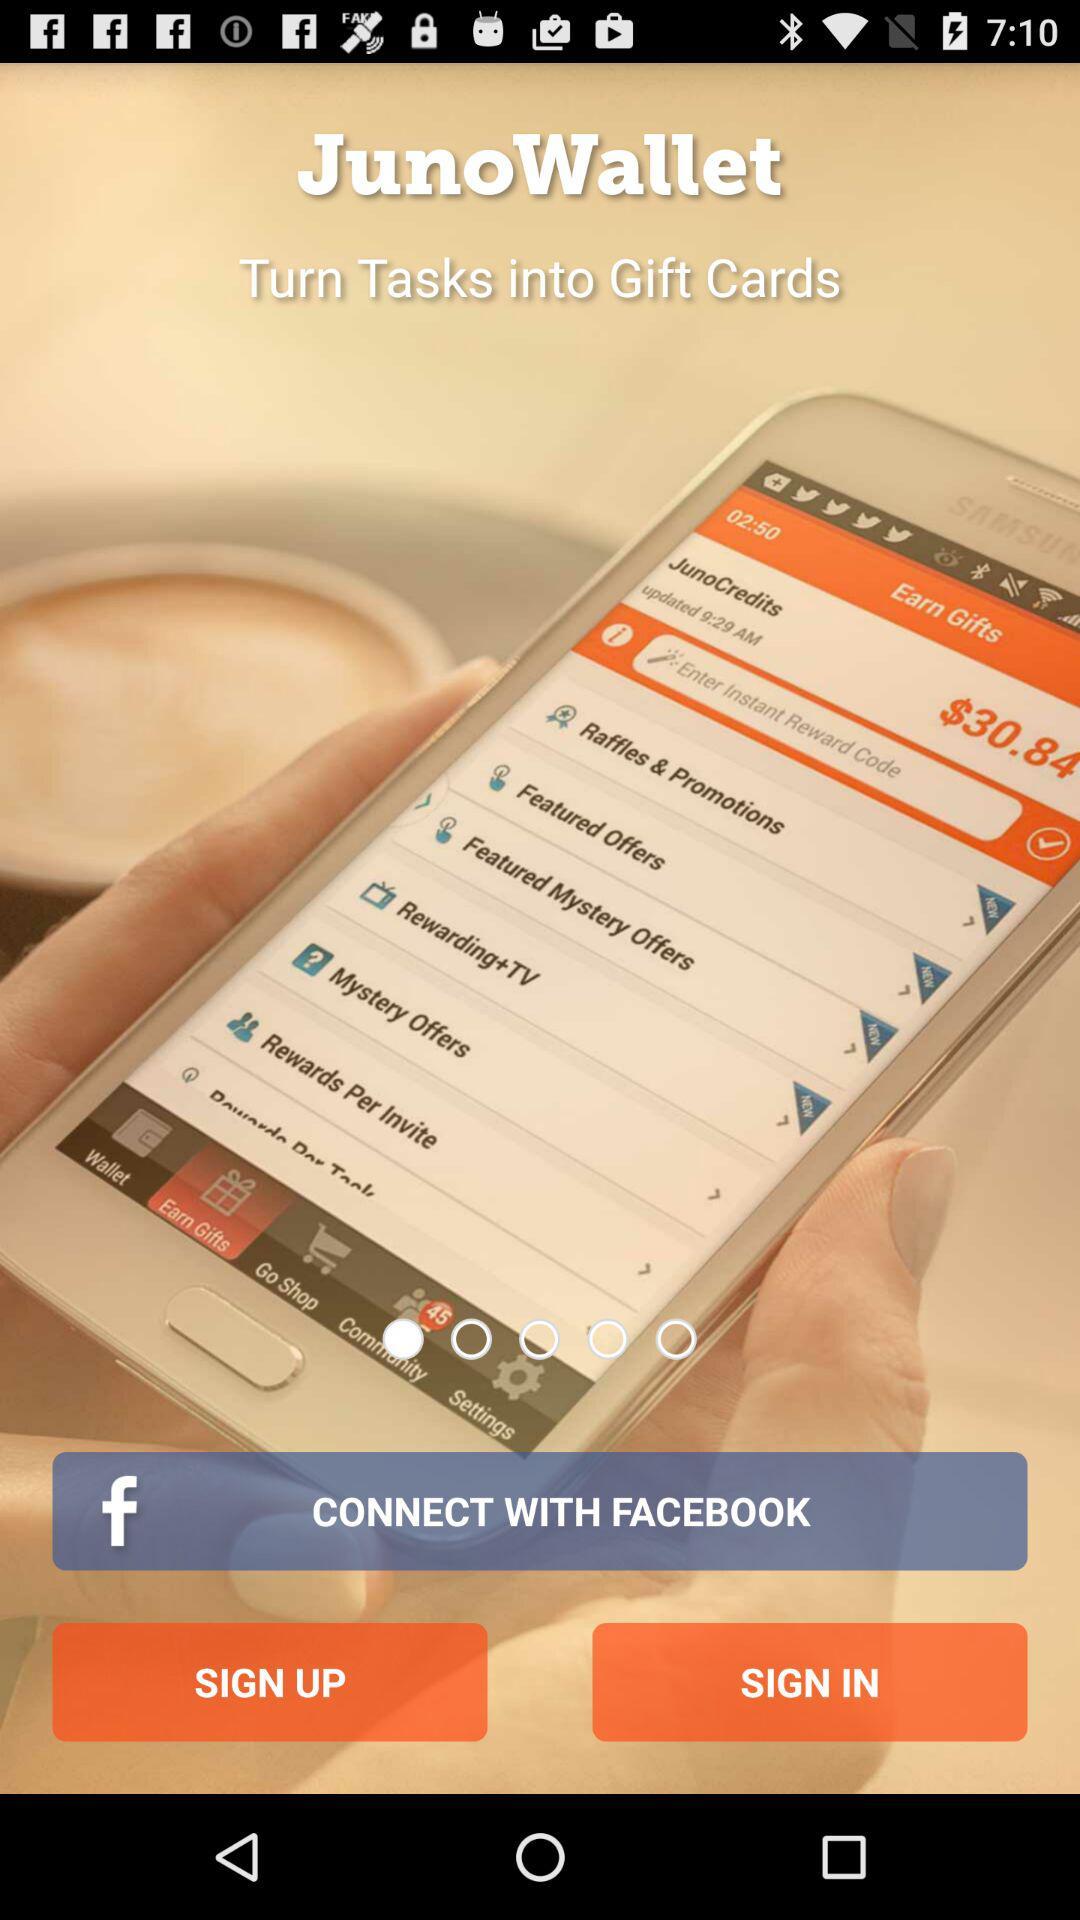 The width and height of the screenshot is (1080, 1920). I want to click on the sign in at the bottom right corner, so click(810, 1681).